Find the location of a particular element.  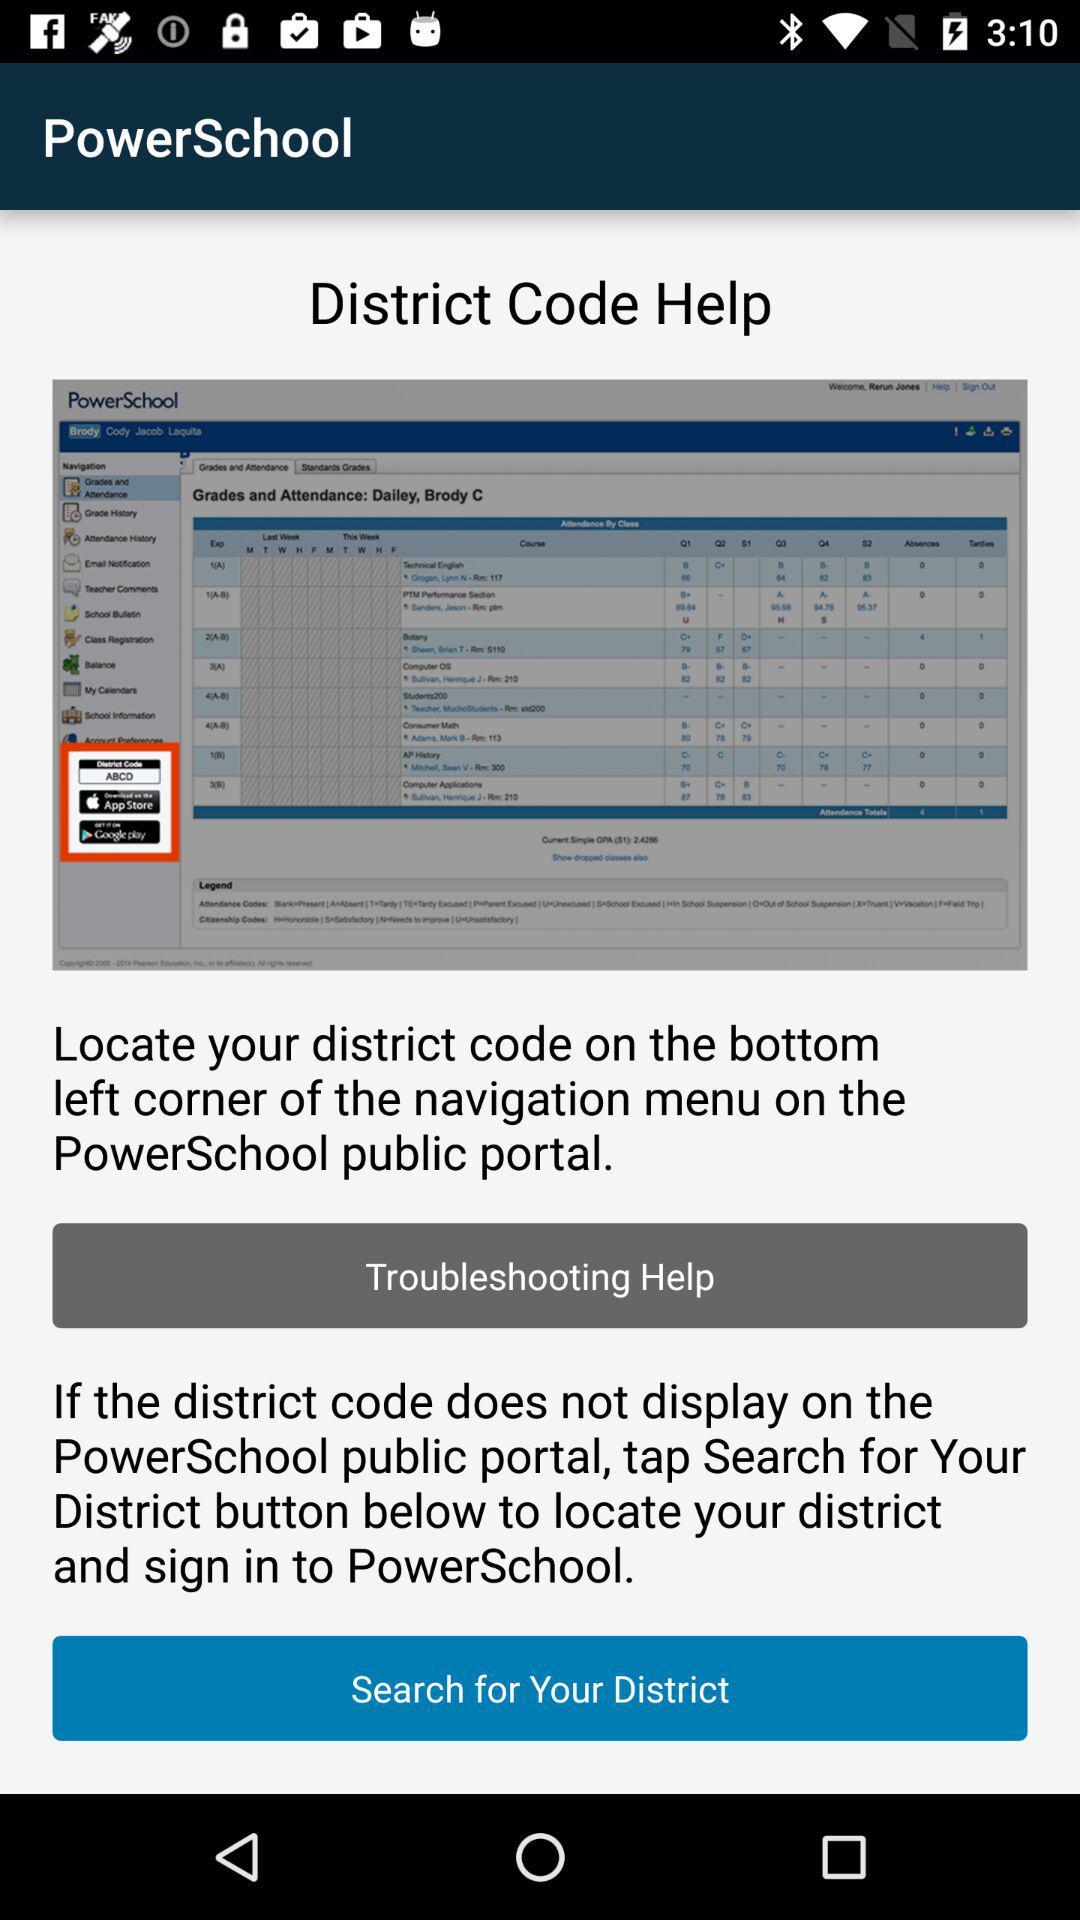

item below locate your district is located at coordinates (540, 1274).